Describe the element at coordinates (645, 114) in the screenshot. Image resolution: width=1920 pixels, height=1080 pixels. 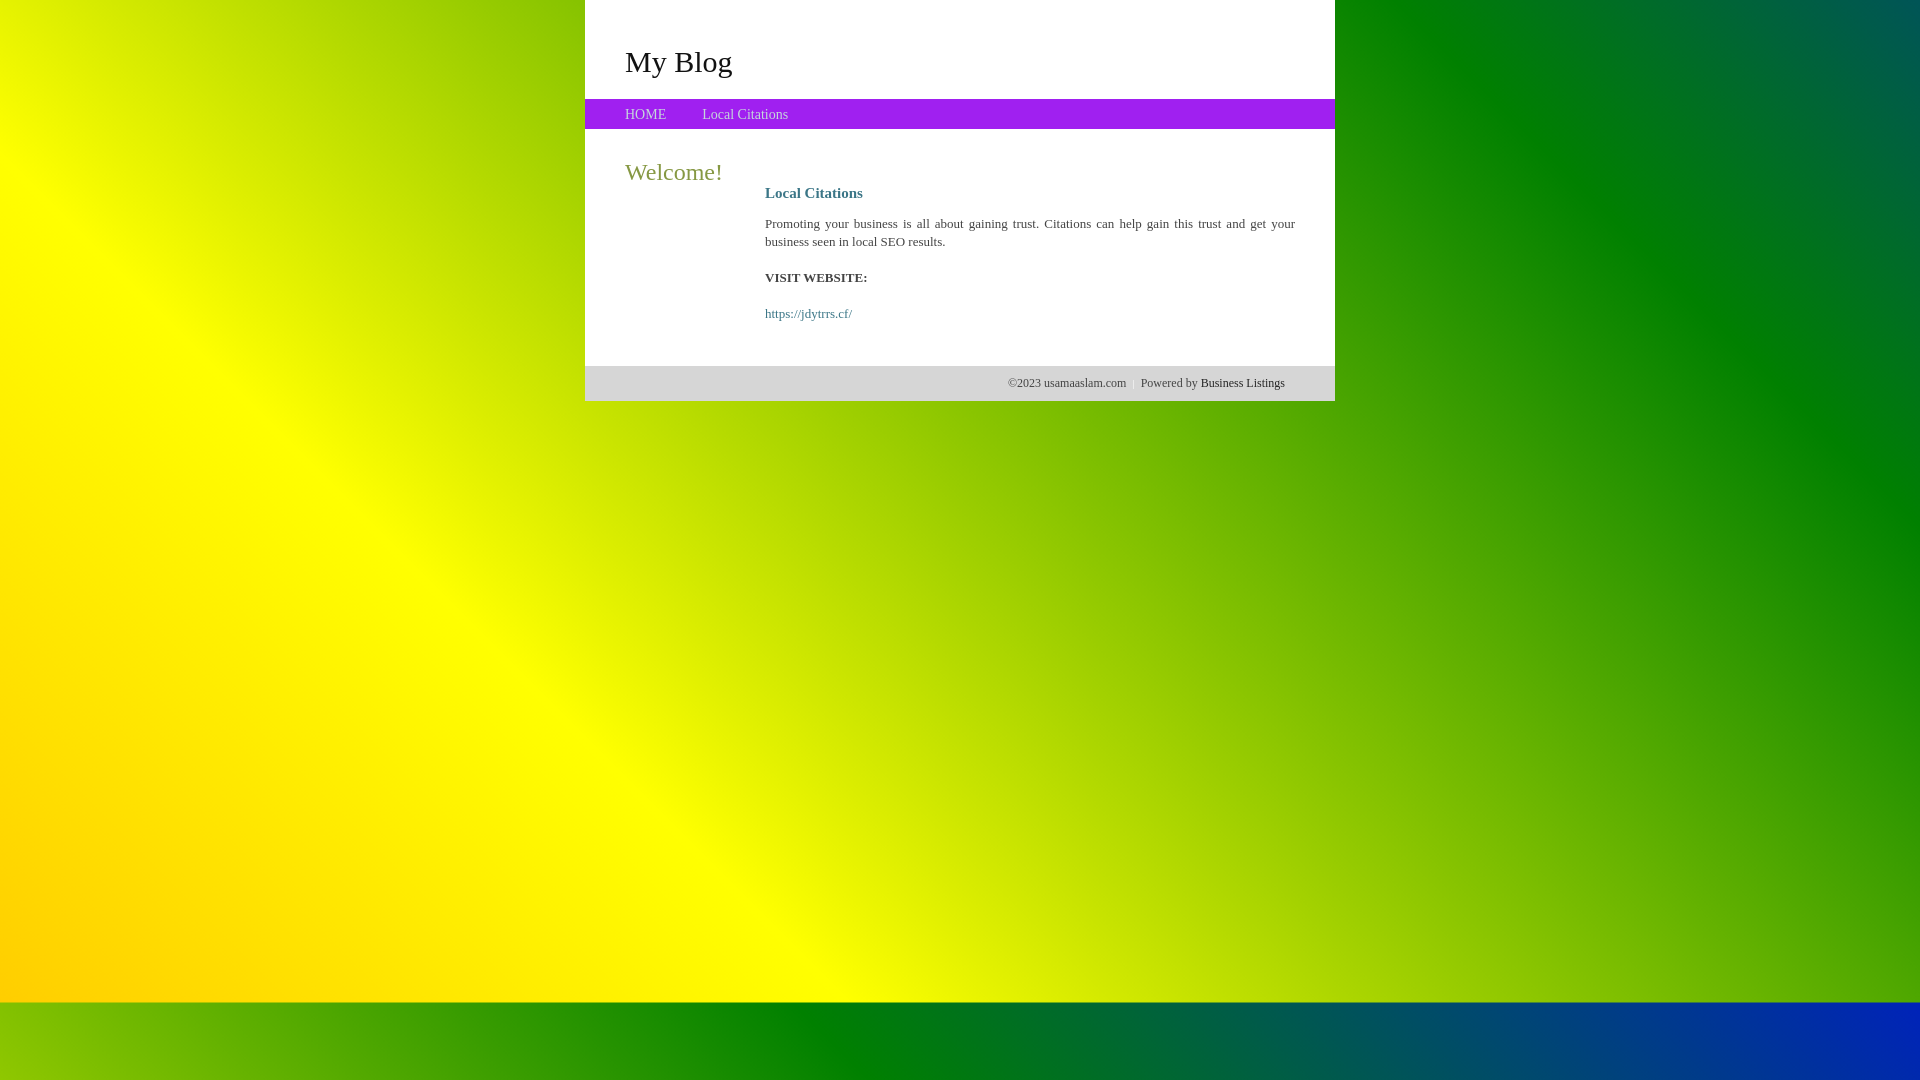
I see `'HOME'` at that location.